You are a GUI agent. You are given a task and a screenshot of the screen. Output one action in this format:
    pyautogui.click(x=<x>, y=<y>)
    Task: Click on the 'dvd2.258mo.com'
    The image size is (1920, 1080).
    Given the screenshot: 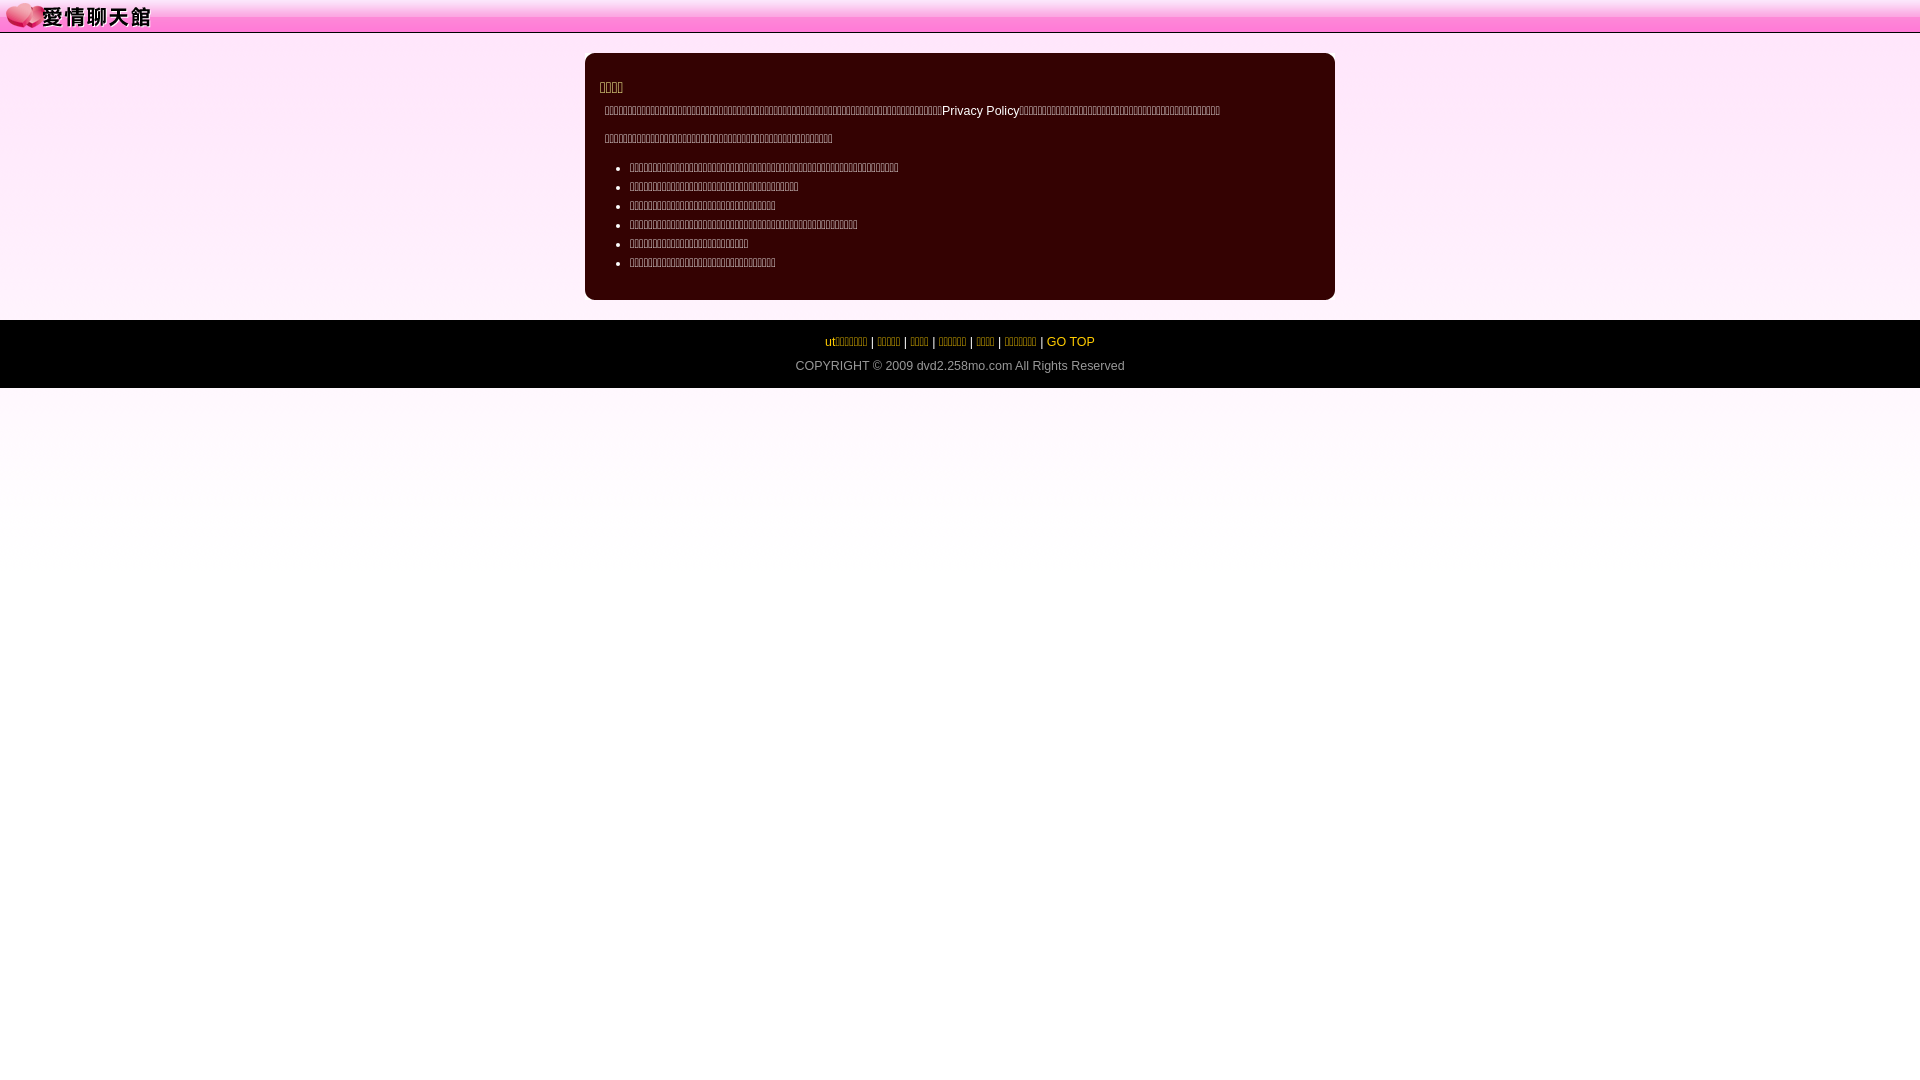 What is the action you would take?
    pyautogui.click(x=964, y=366)
    